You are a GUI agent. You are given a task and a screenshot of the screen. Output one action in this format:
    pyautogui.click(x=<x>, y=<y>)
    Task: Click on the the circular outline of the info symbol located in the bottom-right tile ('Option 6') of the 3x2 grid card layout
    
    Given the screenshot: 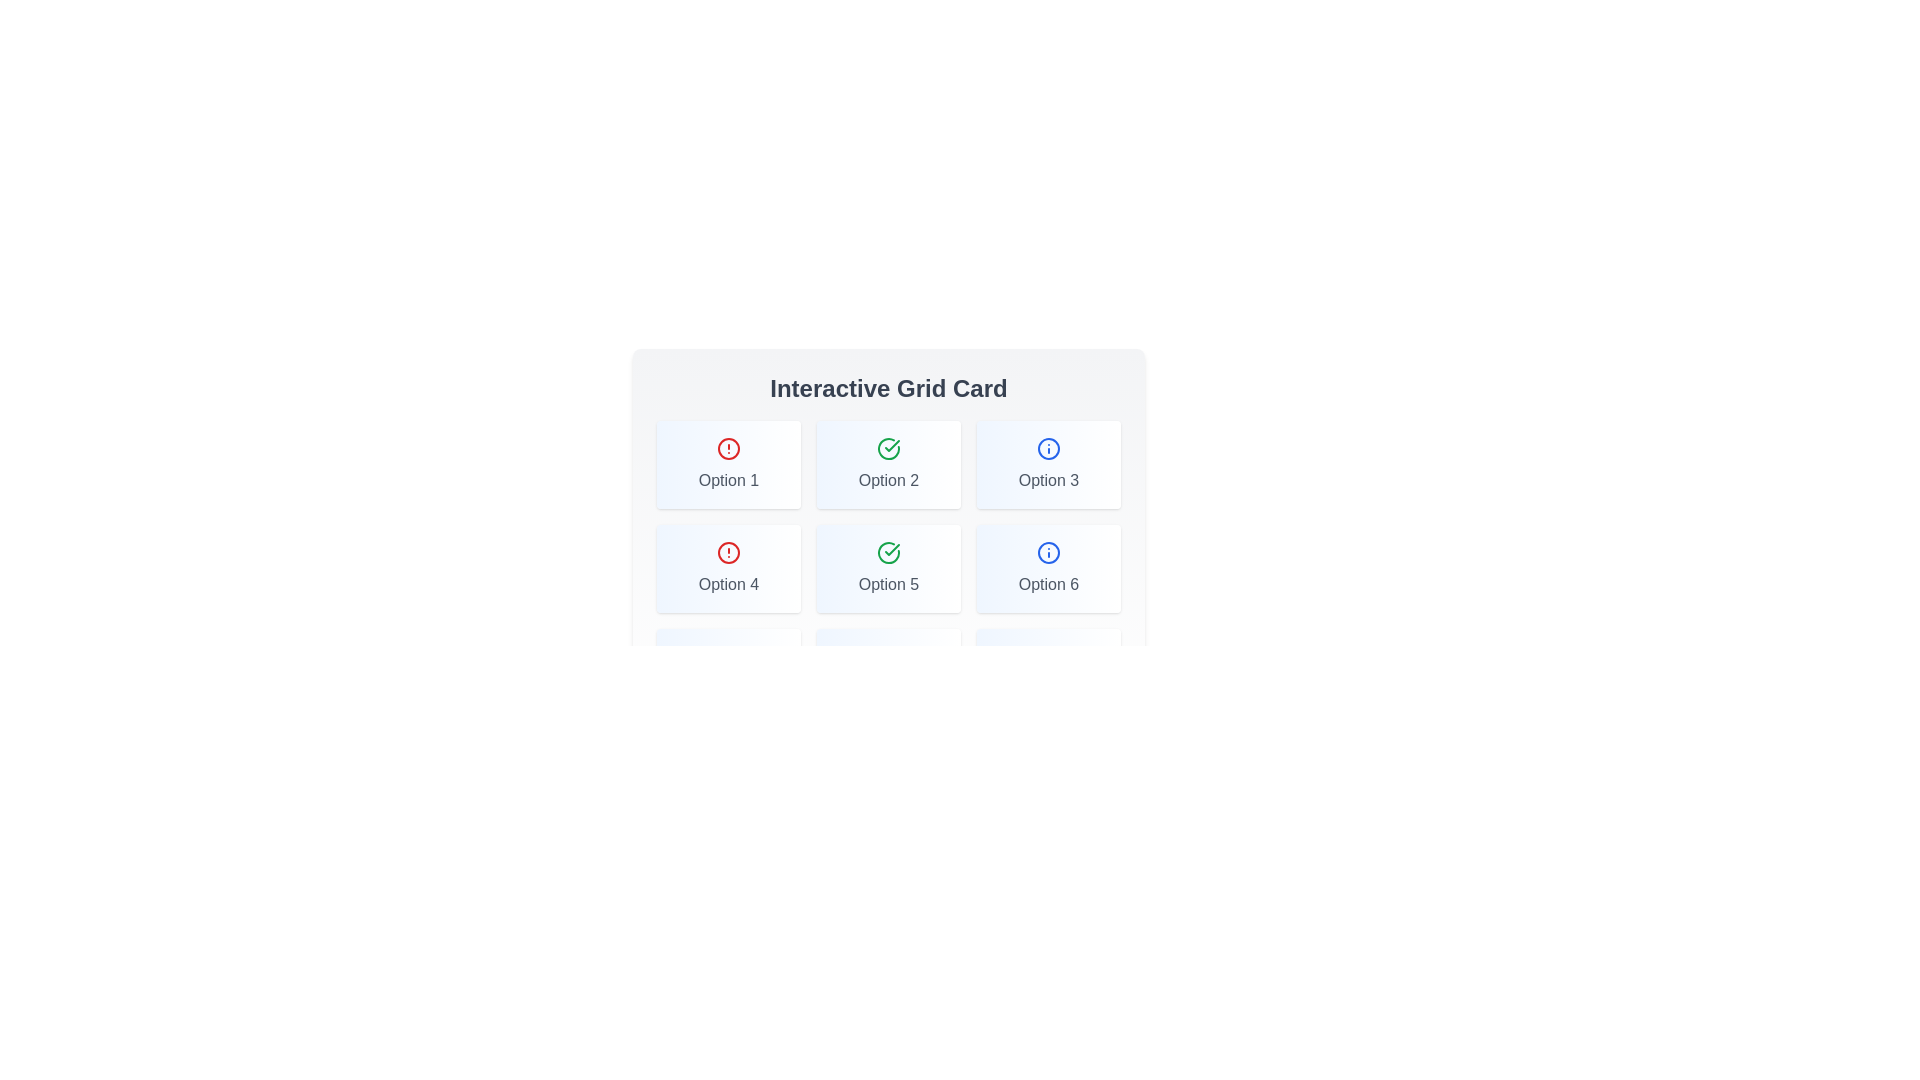 What is the action you would take?
    pyautogui.click(x=1048, y=552)
    